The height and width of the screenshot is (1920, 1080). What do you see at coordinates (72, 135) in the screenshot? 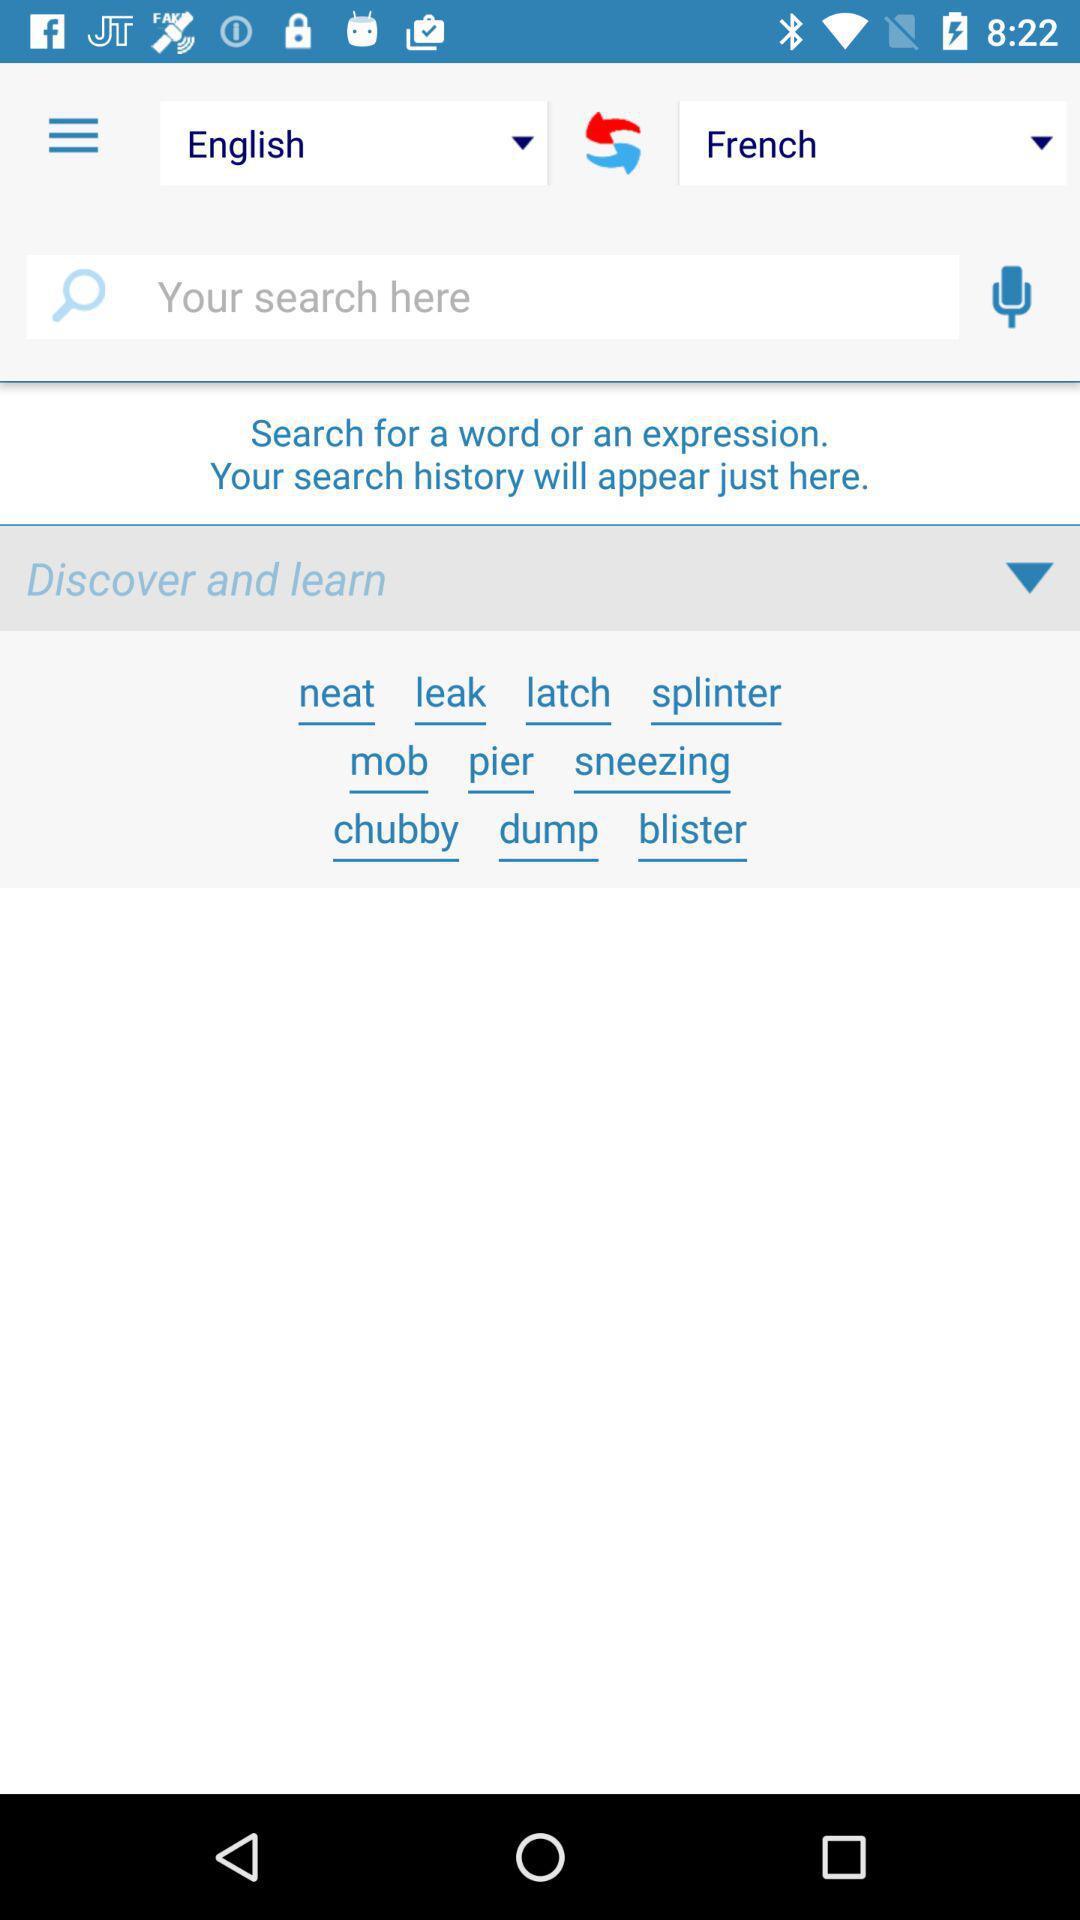
I see `the item to the left of the english item` at bounding box center [72, 135].